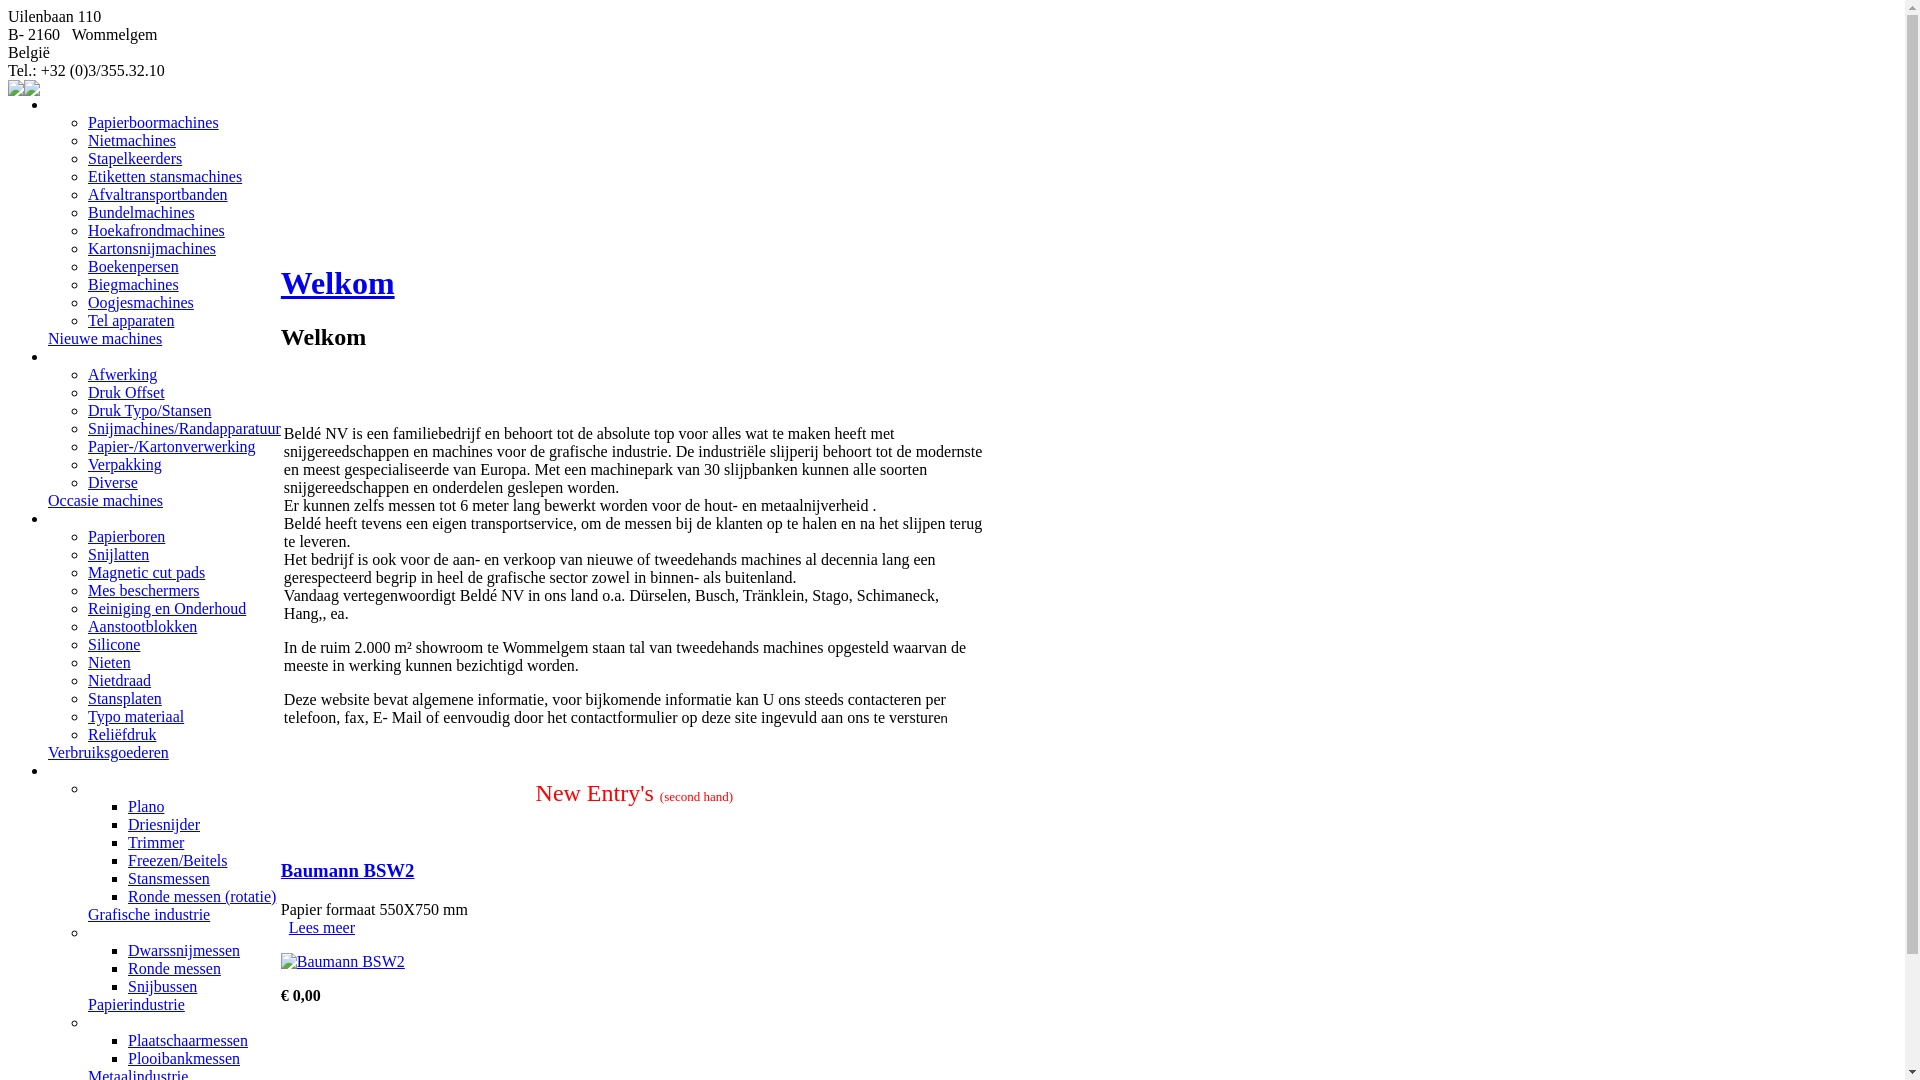  What do you see at coordinates (183, 1057) in the screenshot?
I see `'Plooibankmessen'` at bounding box center [183, 1057].